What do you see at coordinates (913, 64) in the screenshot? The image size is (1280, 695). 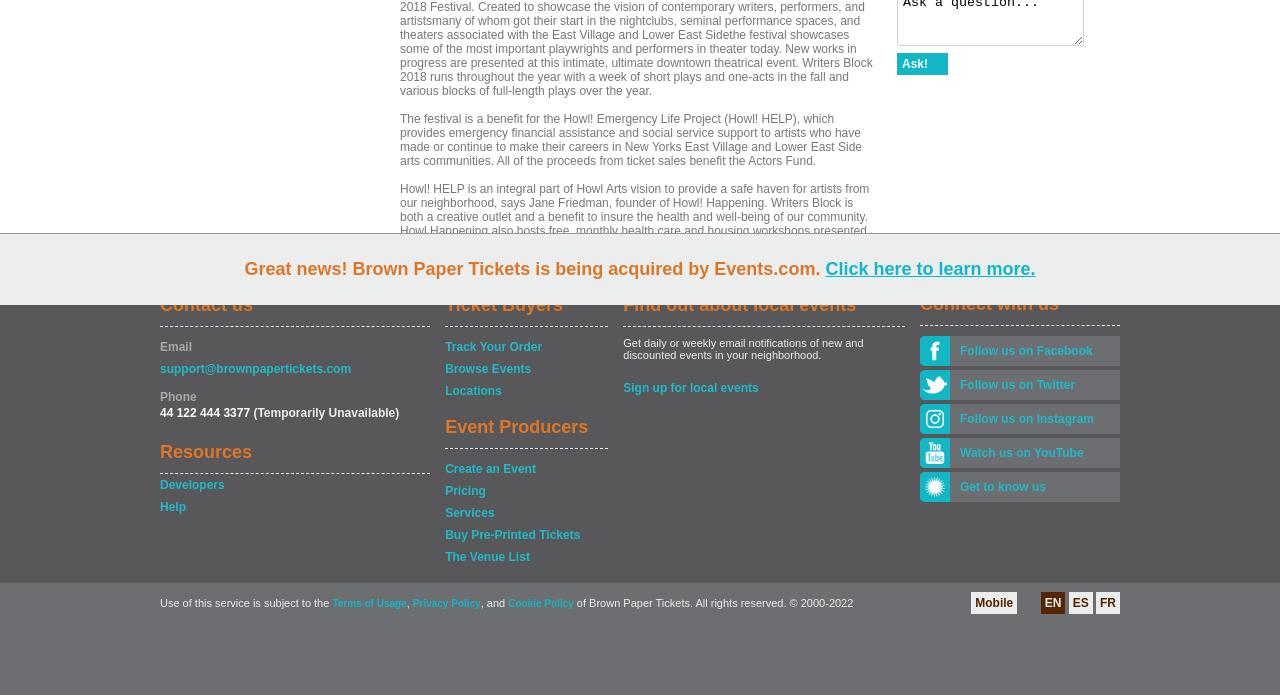 I see `'Ask!'` at bounding box center [913, 64].